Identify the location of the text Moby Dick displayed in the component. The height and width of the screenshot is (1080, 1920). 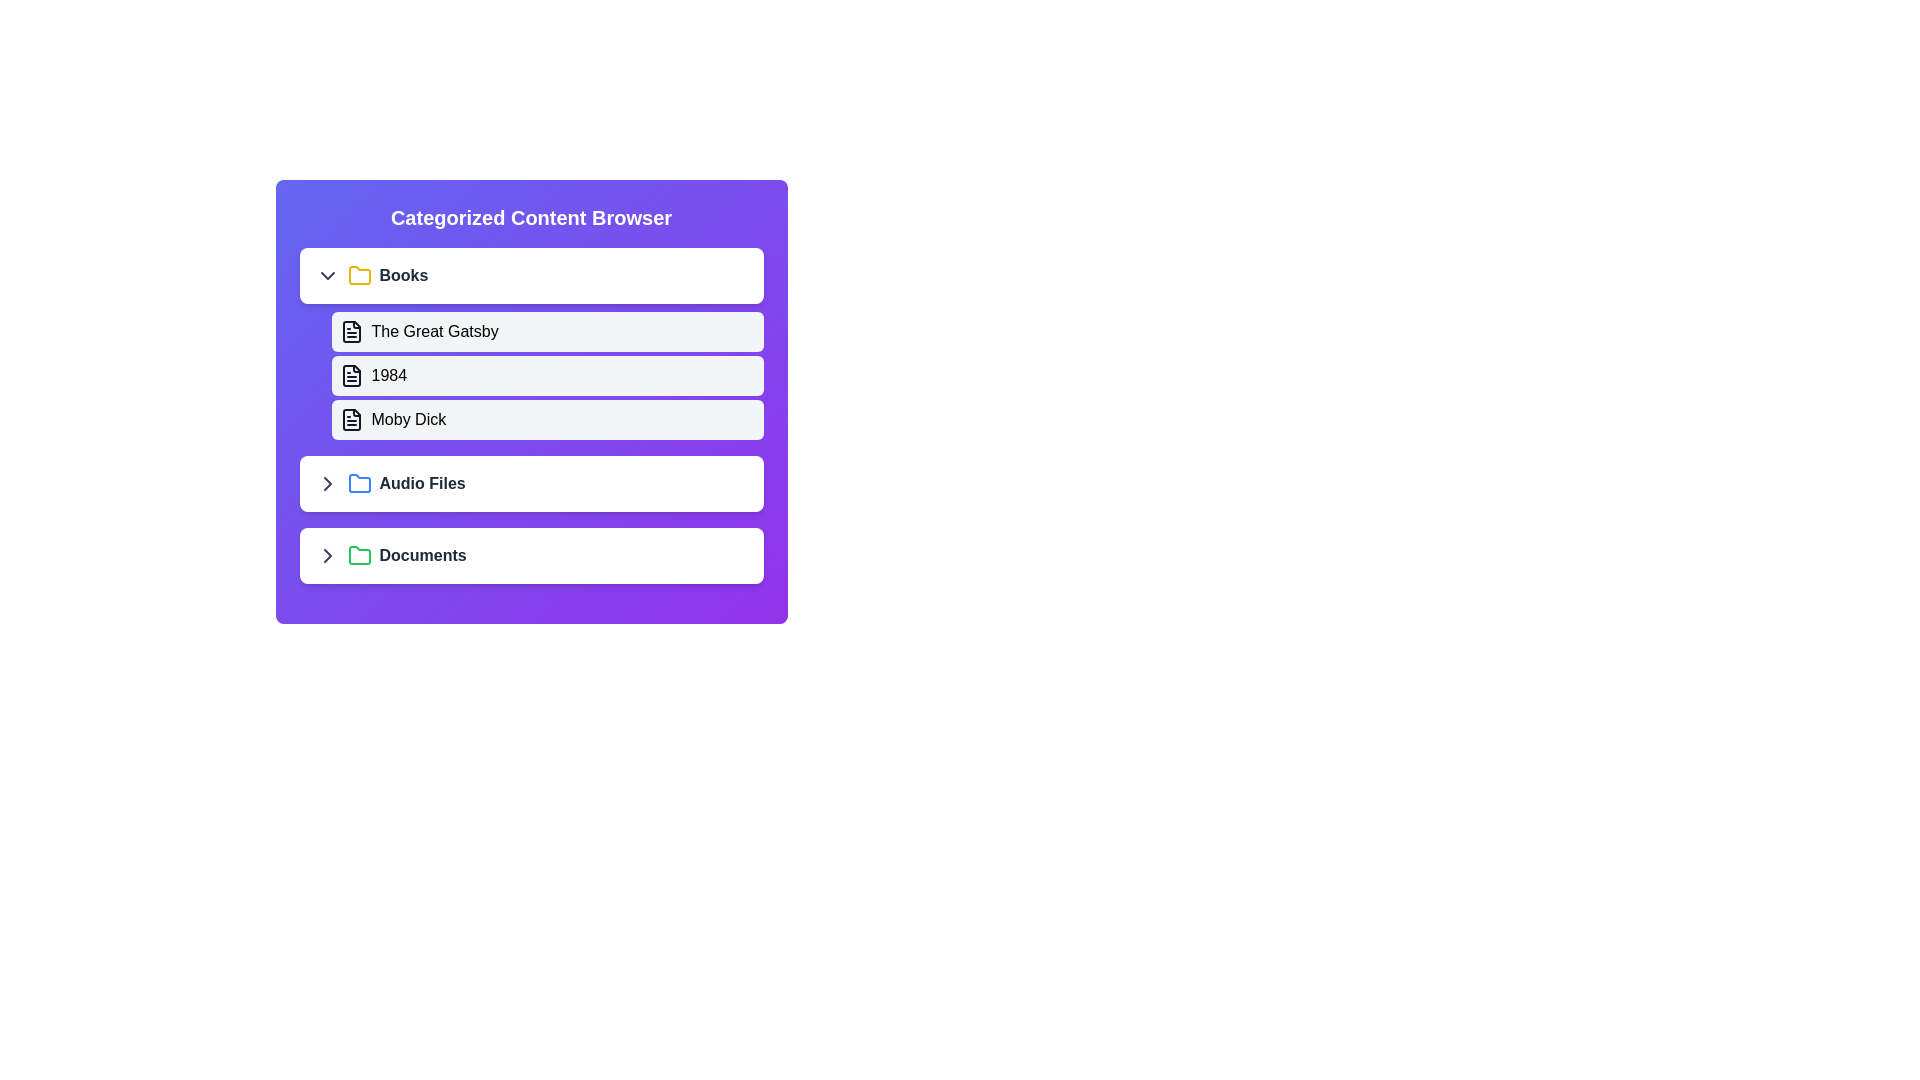
(407, 419).